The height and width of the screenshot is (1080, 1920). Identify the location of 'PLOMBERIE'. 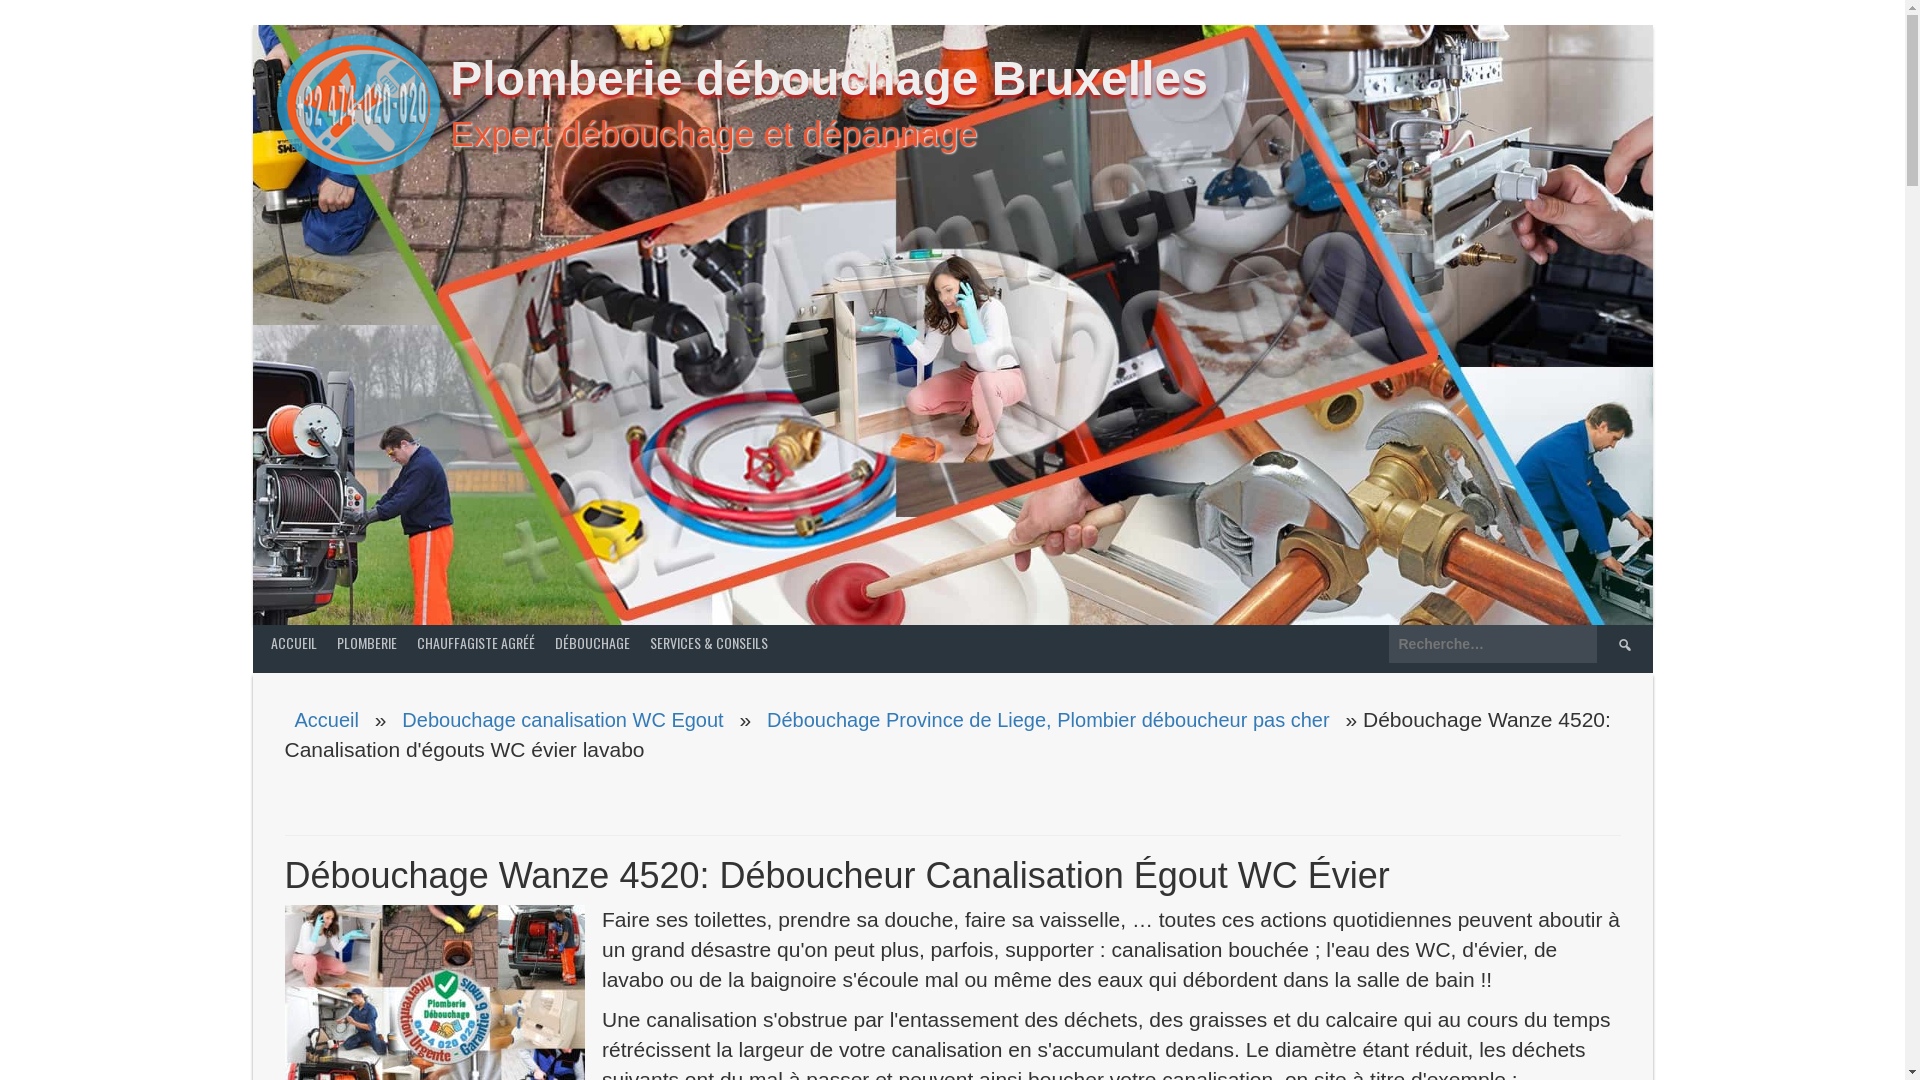
(366, 643).